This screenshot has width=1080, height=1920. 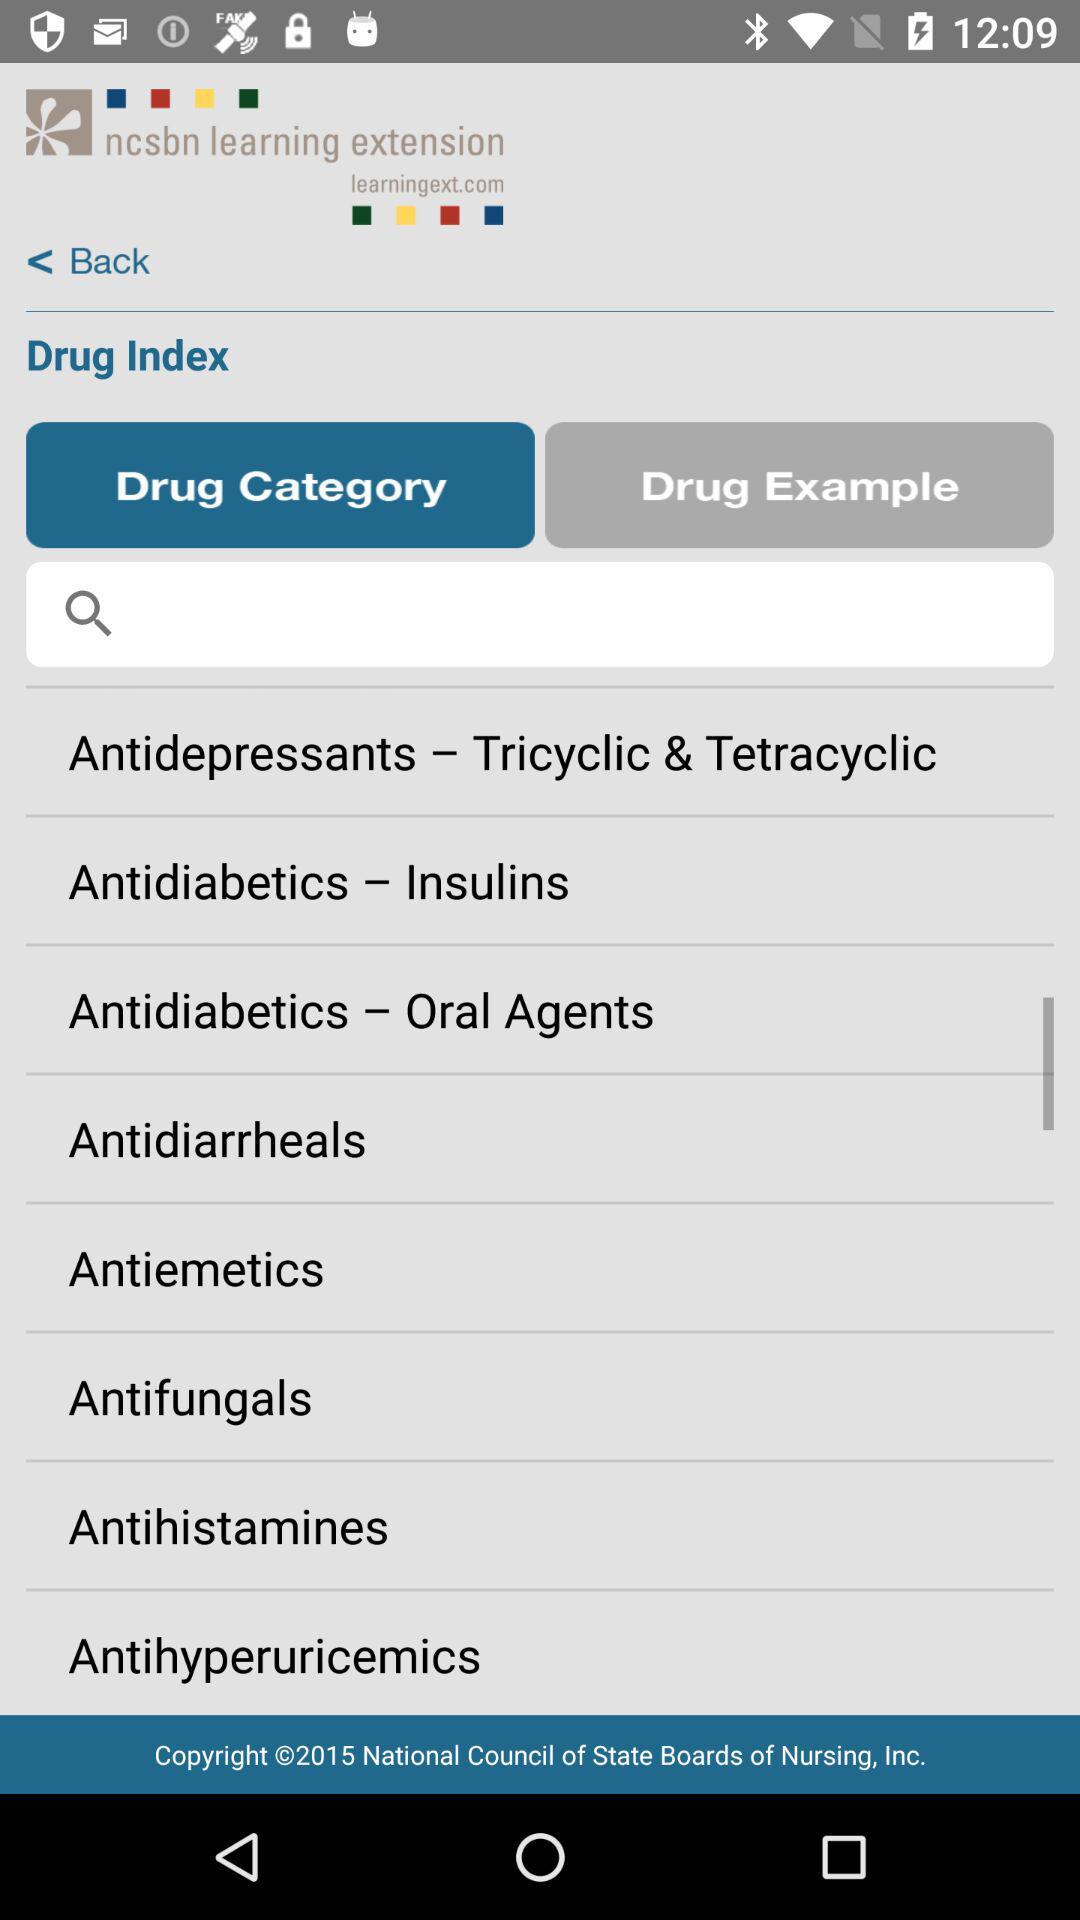 What do you see at coordinates (280, 485) in the screenshot?
I see `drug category` at bounding box center [280, 485].